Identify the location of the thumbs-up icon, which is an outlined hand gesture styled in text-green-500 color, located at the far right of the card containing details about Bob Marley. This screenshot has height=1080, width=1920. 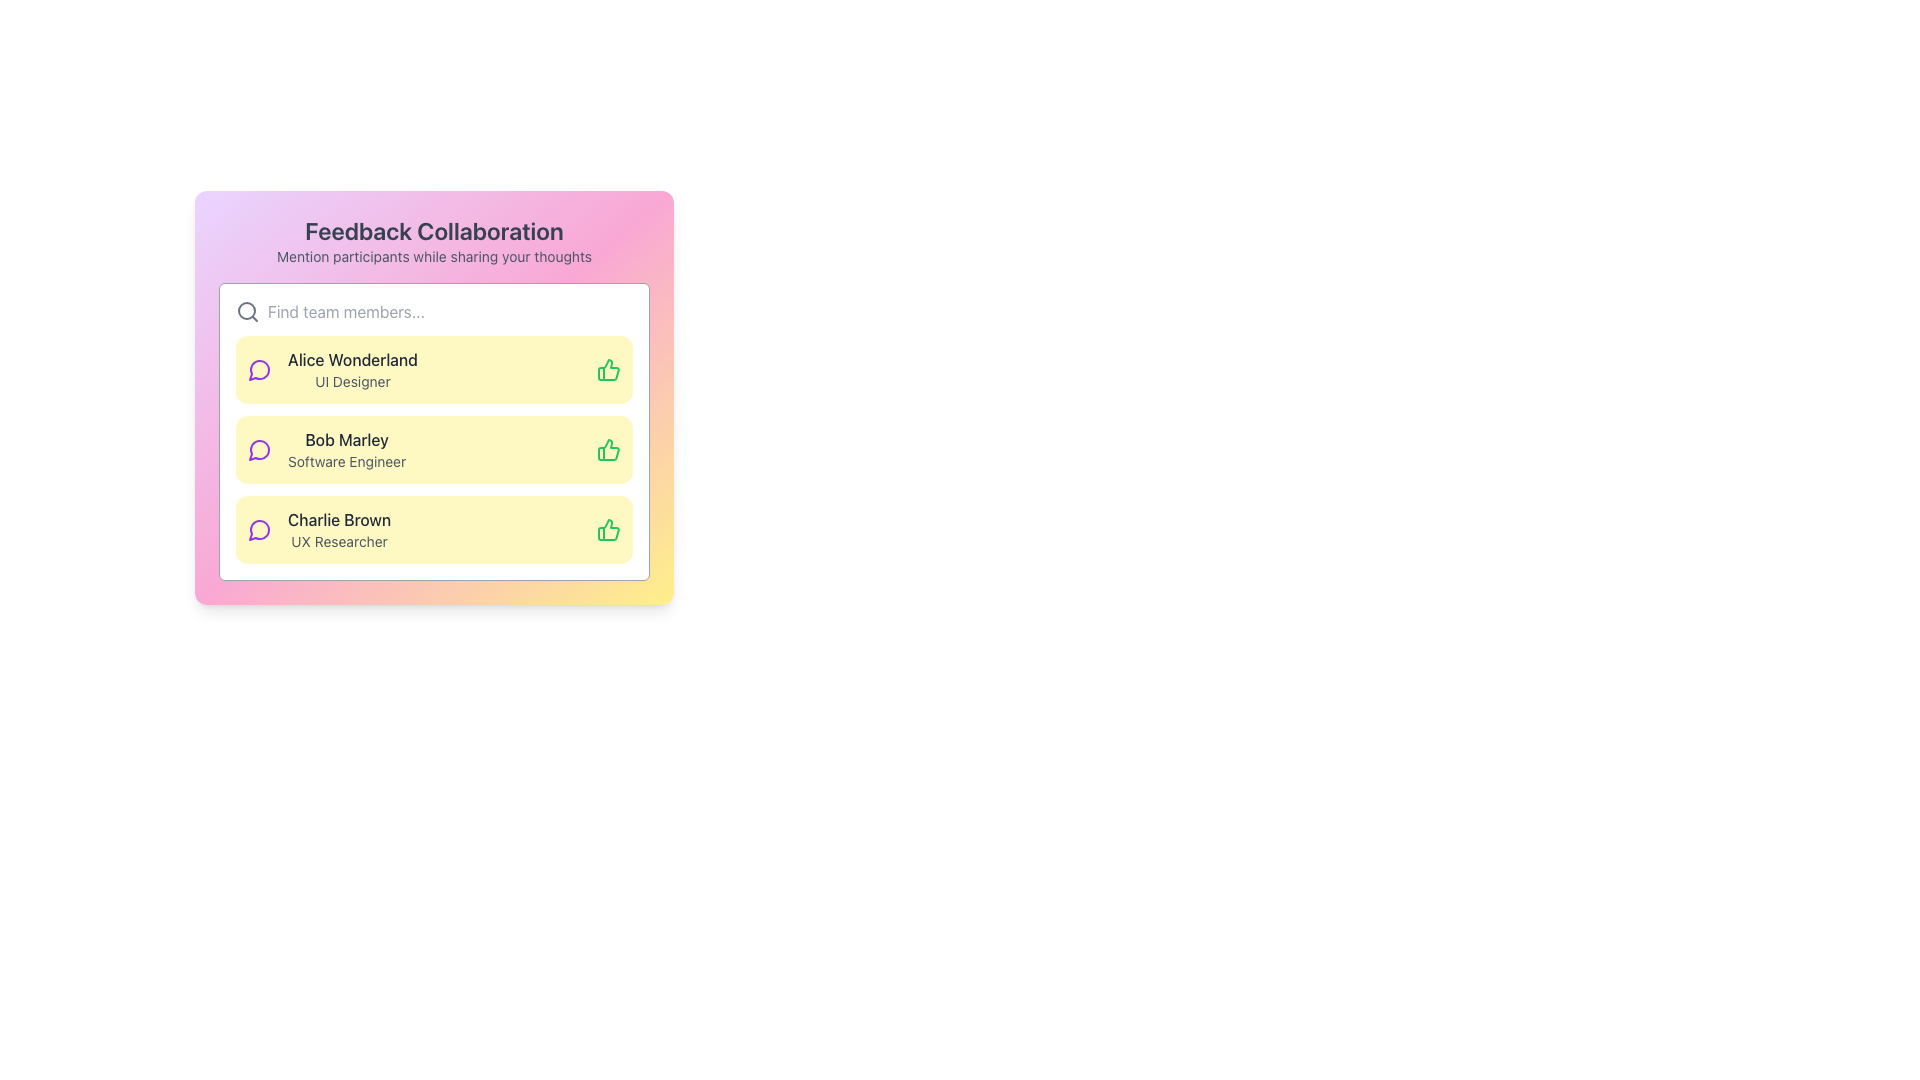
(608, 450).